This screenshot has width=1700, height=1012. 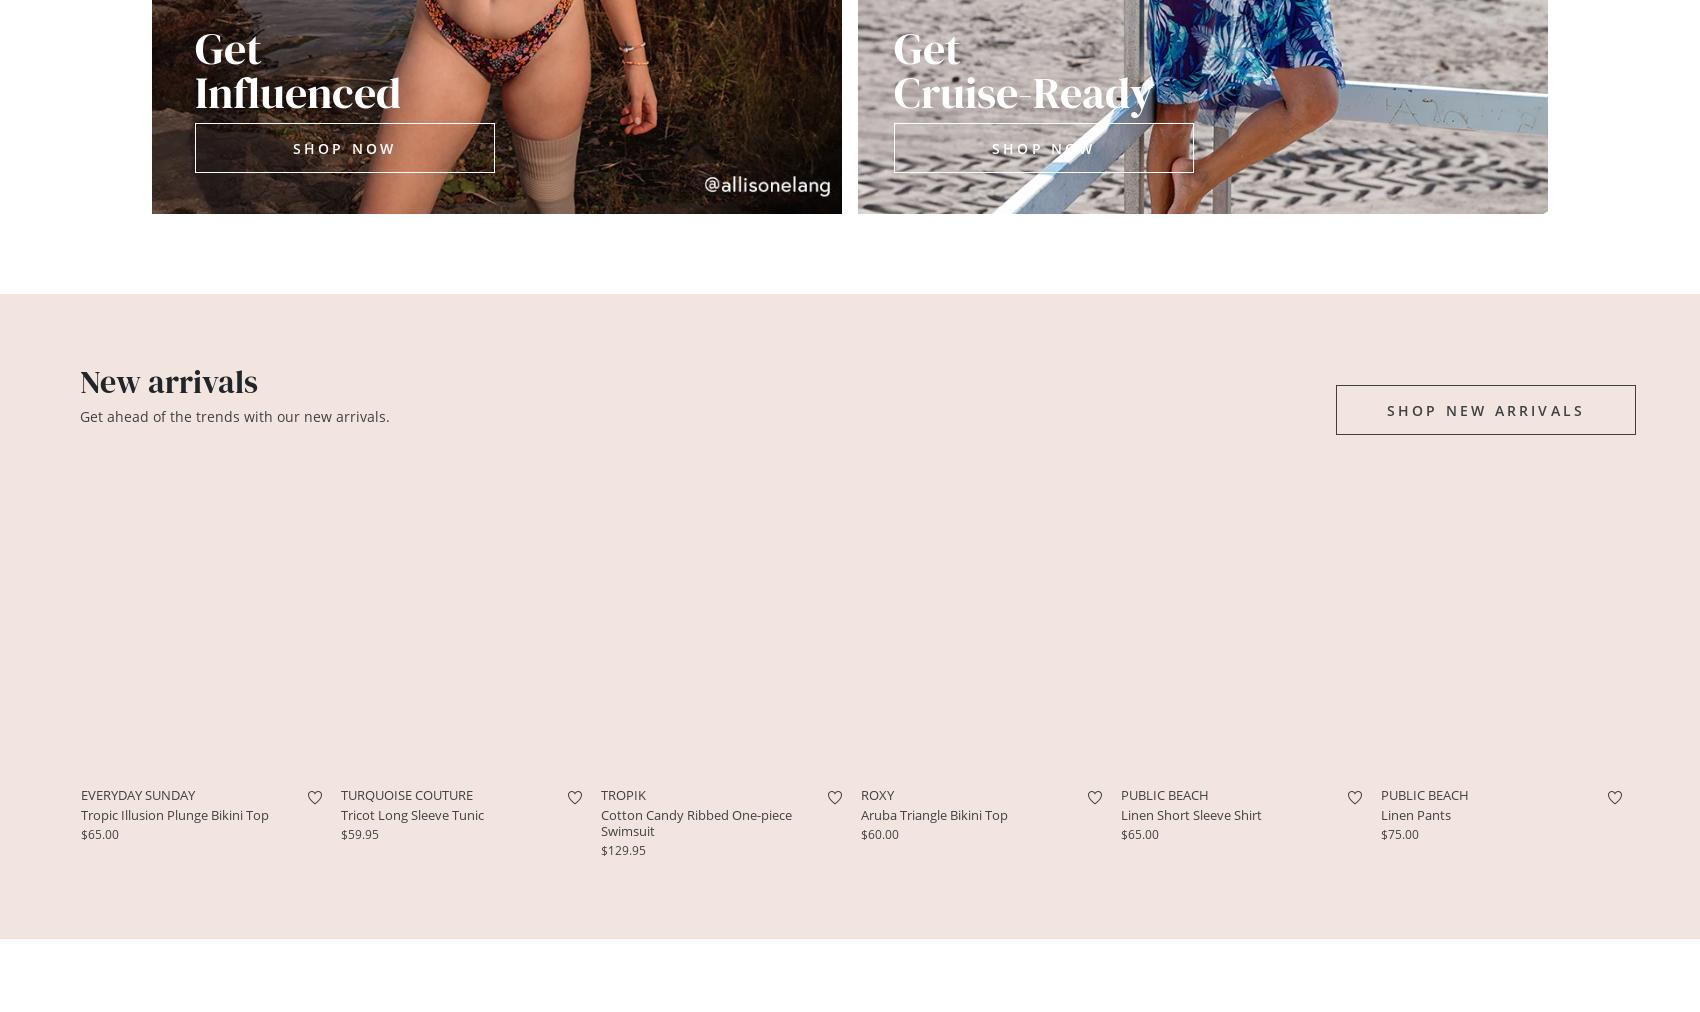 What do you see at coordinates (234, 415) in the screenshot?
I see `'Get ahead of the trends with our new arrivals.'` at bounding box center [234, 415].